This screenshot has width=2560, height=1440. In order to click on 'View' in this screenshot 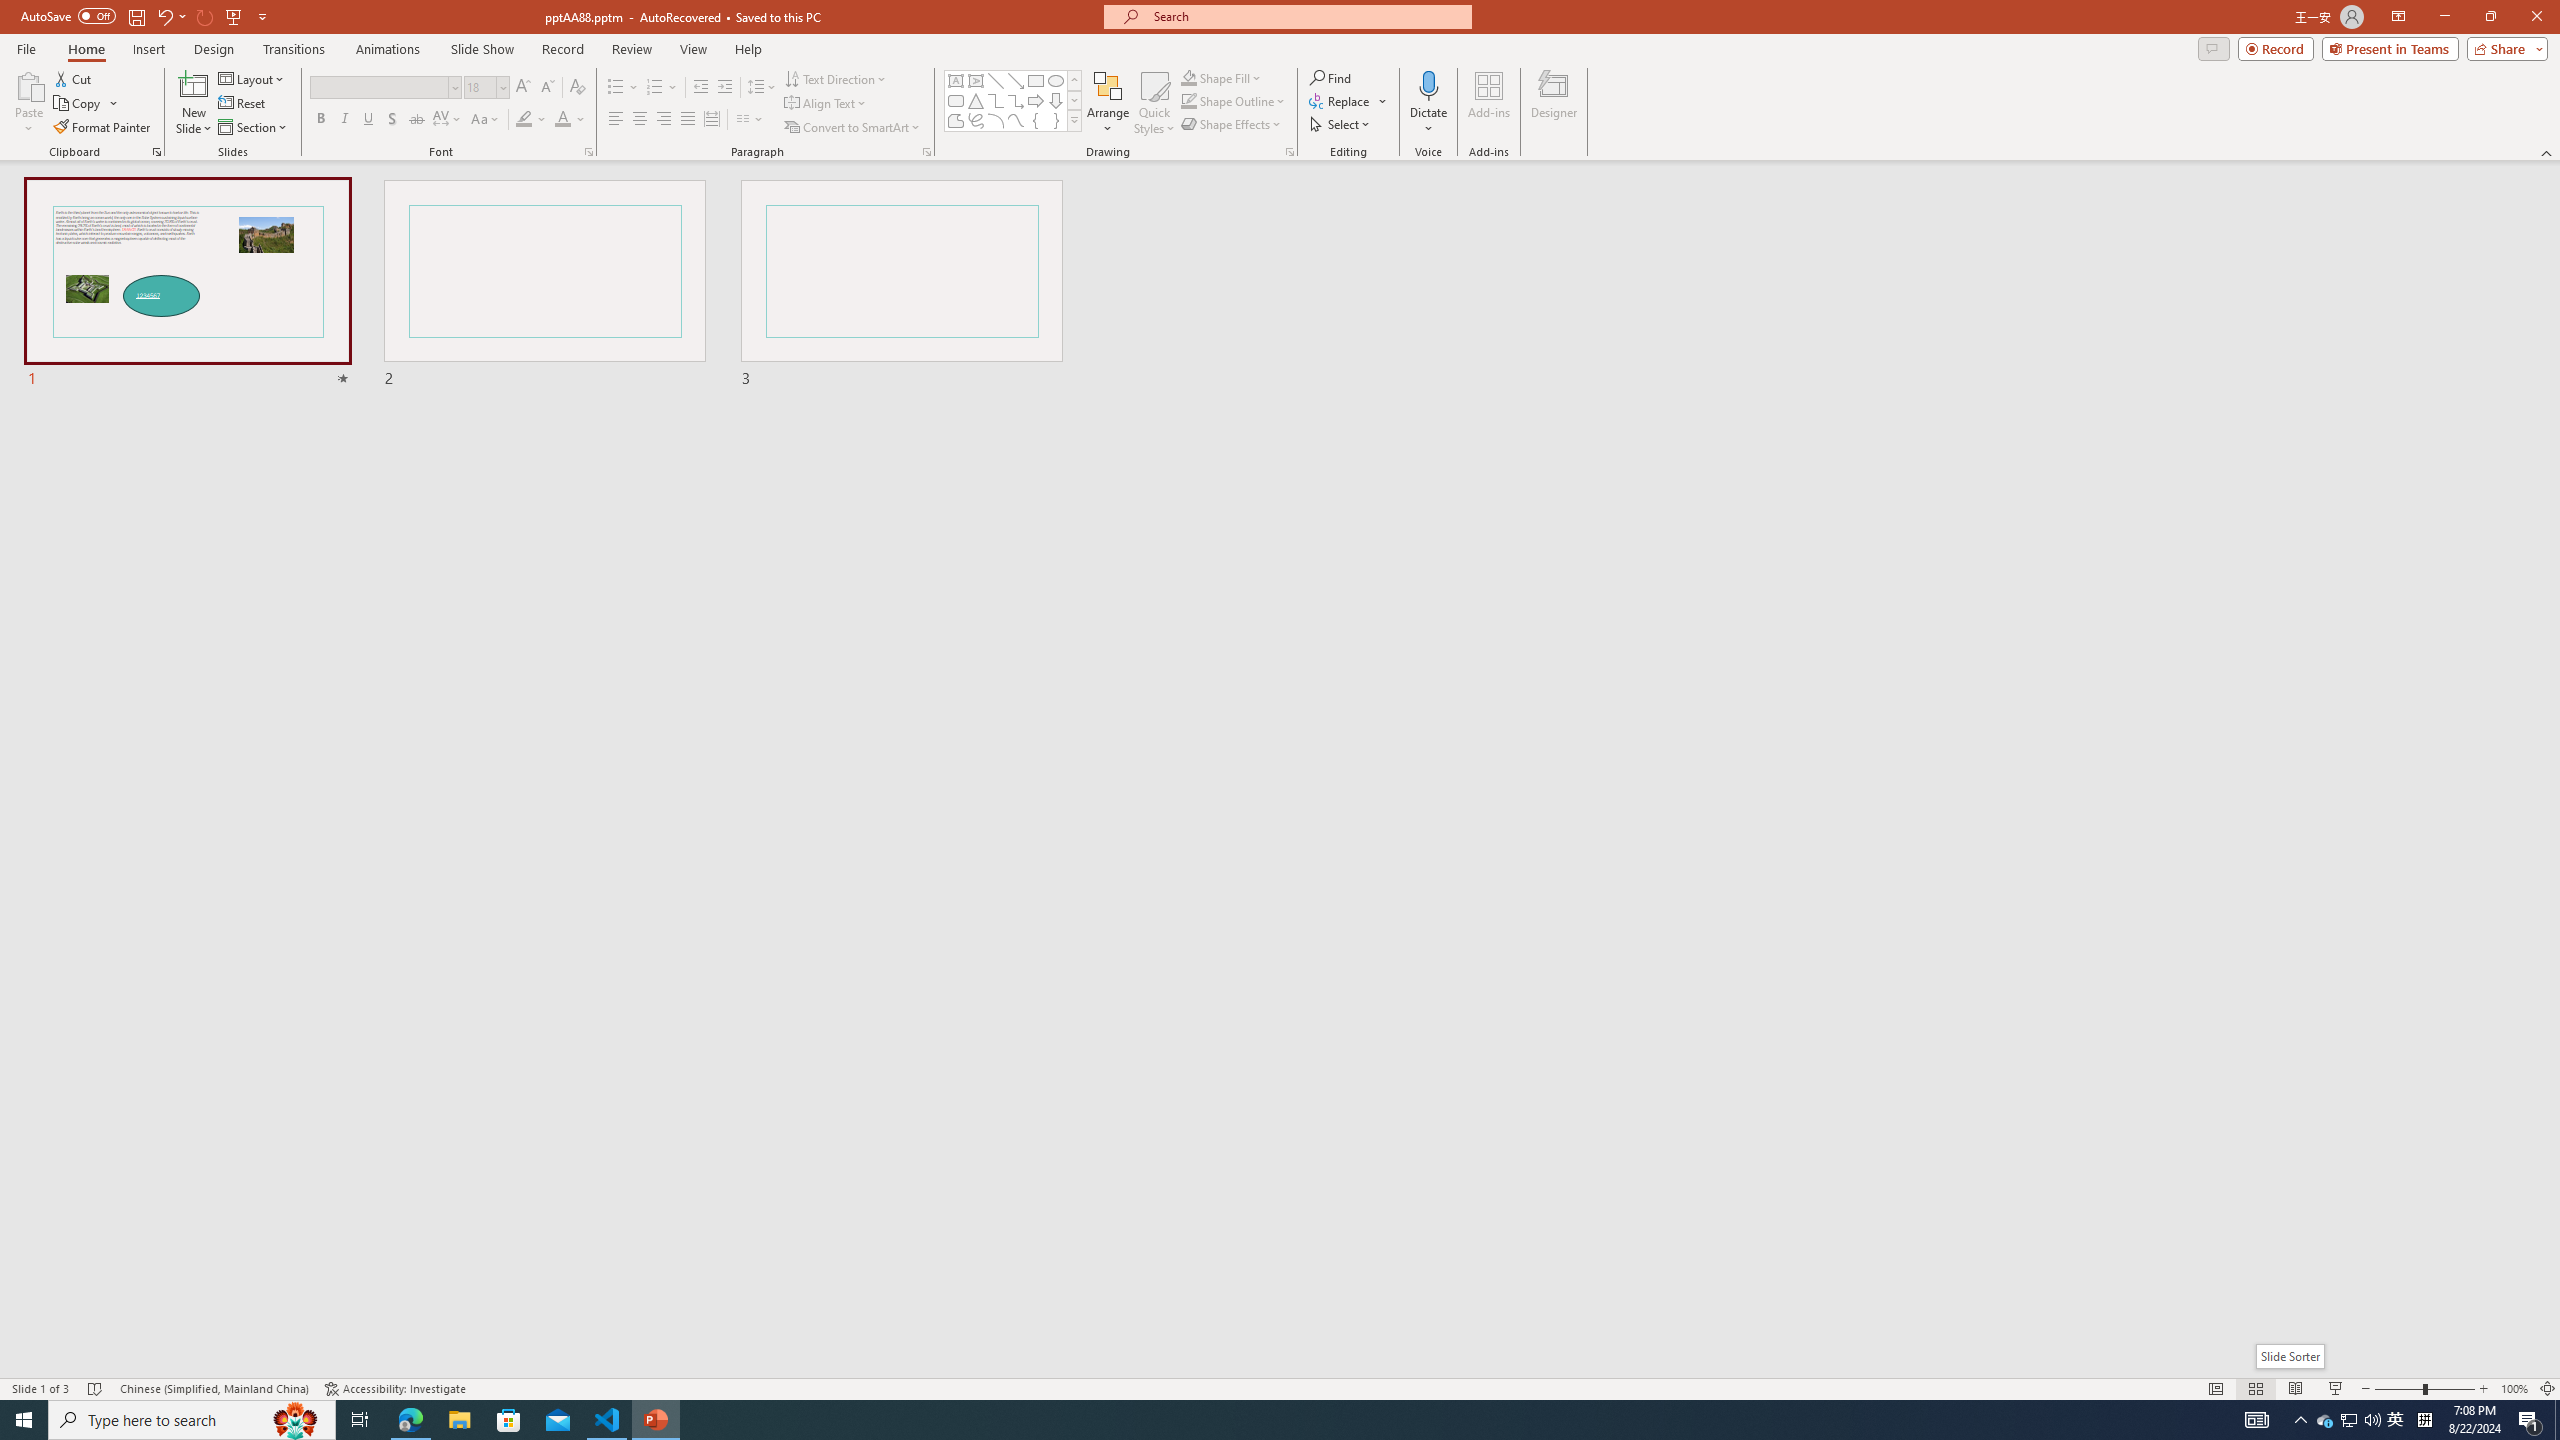, I will do `click(694, 49)`.